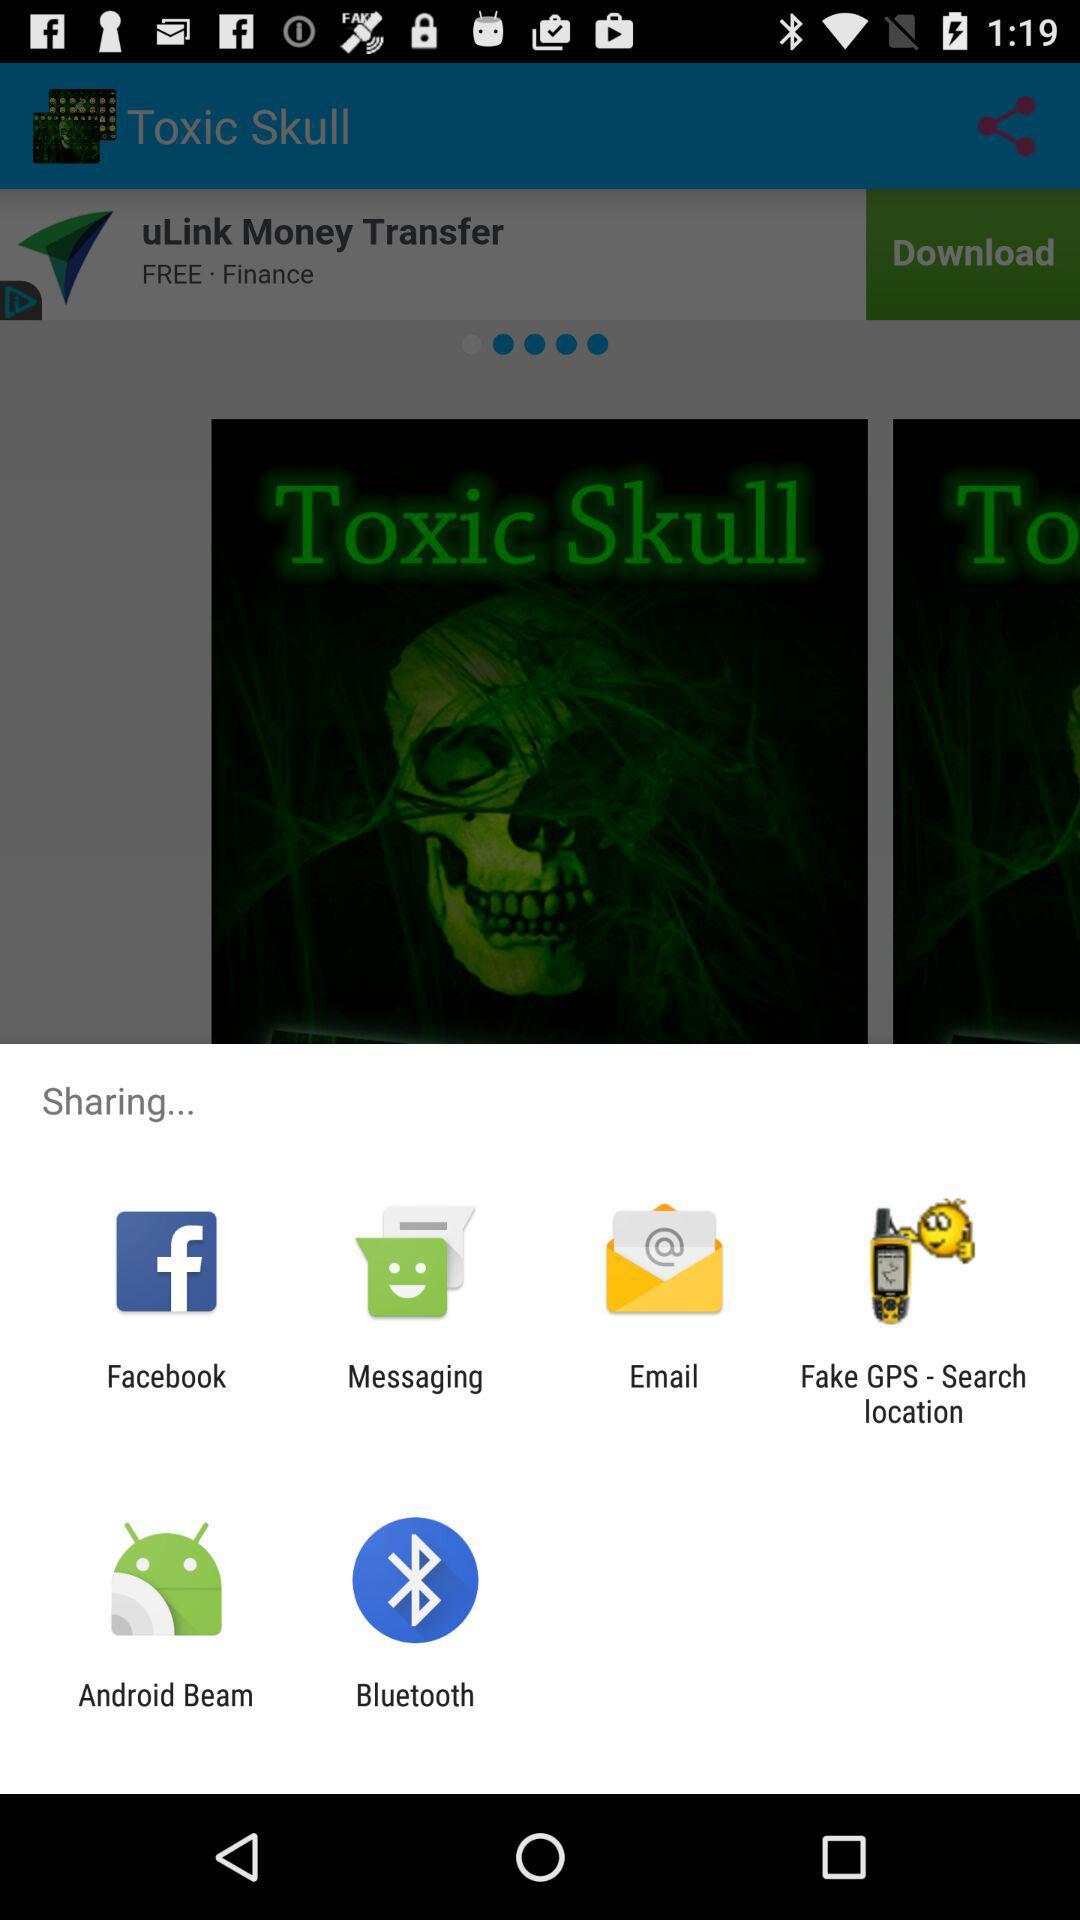 The height and width of the screenshot is (1920, 1080). Describe the element at coordinates (664, 1392) in the screenshot. I see `the email icon` at that location.